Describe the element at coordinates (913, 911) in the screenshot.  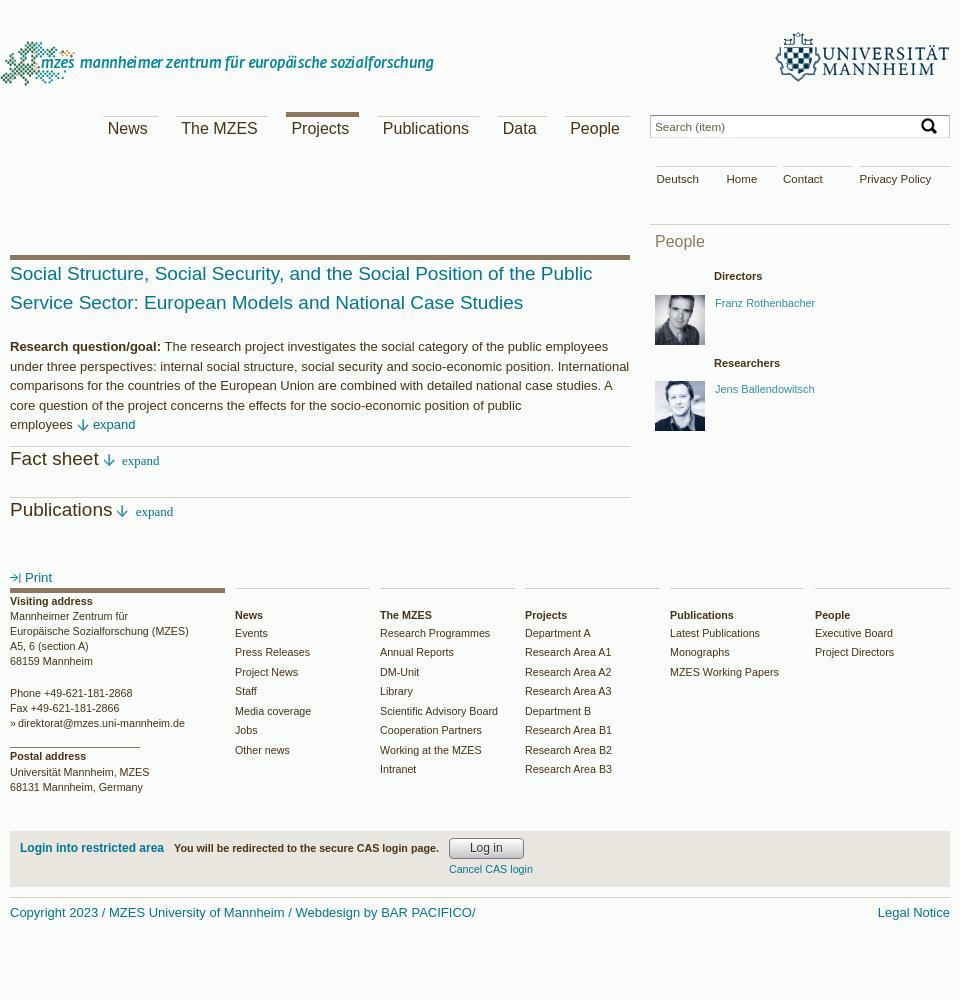
I see `'Legal Notice'` at that location.